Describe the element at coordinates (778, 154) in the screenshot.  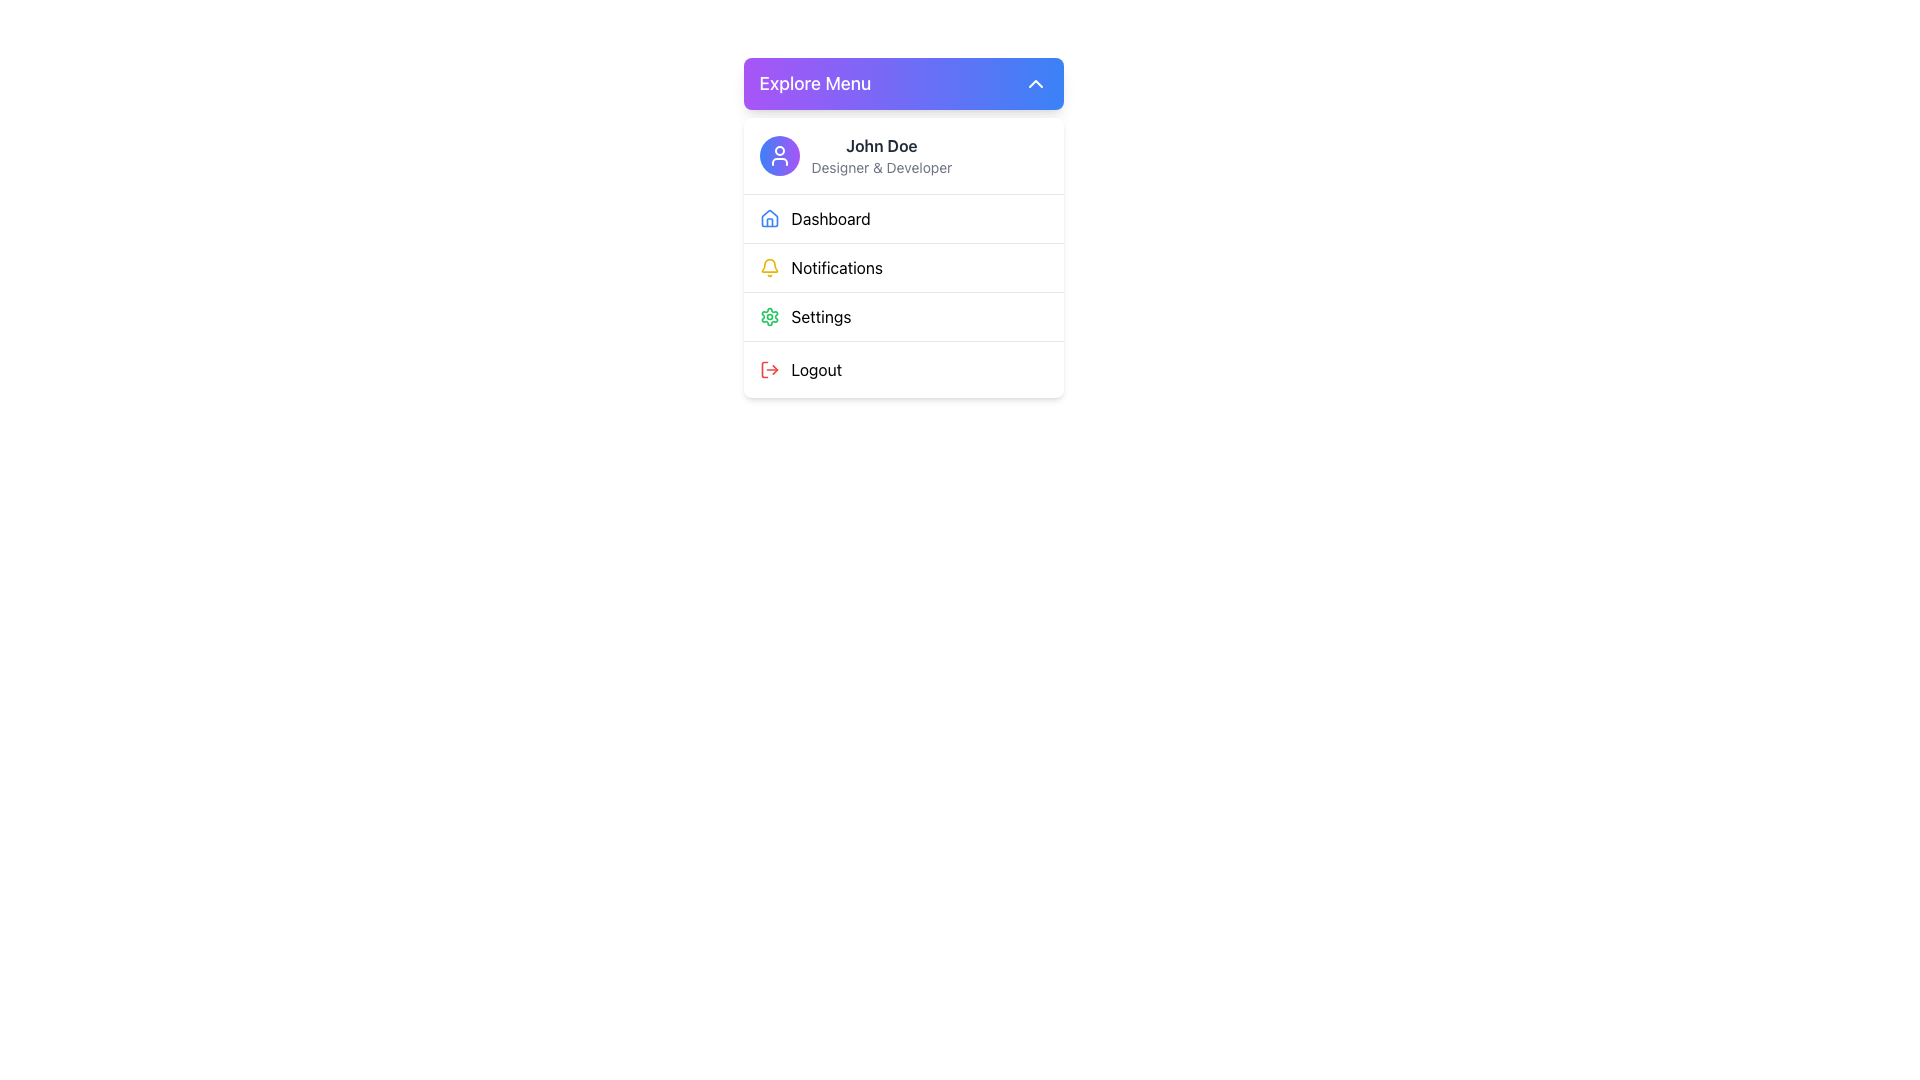
I see `the Profile Icon, which is a circular icon with a gradient background from blue to purple, featuring a white line illustration of a person. This icon is located at the top-left of a menu card, to the left of the text 'John Doe' and the subtitle 'Designer & Developer'` at that location.